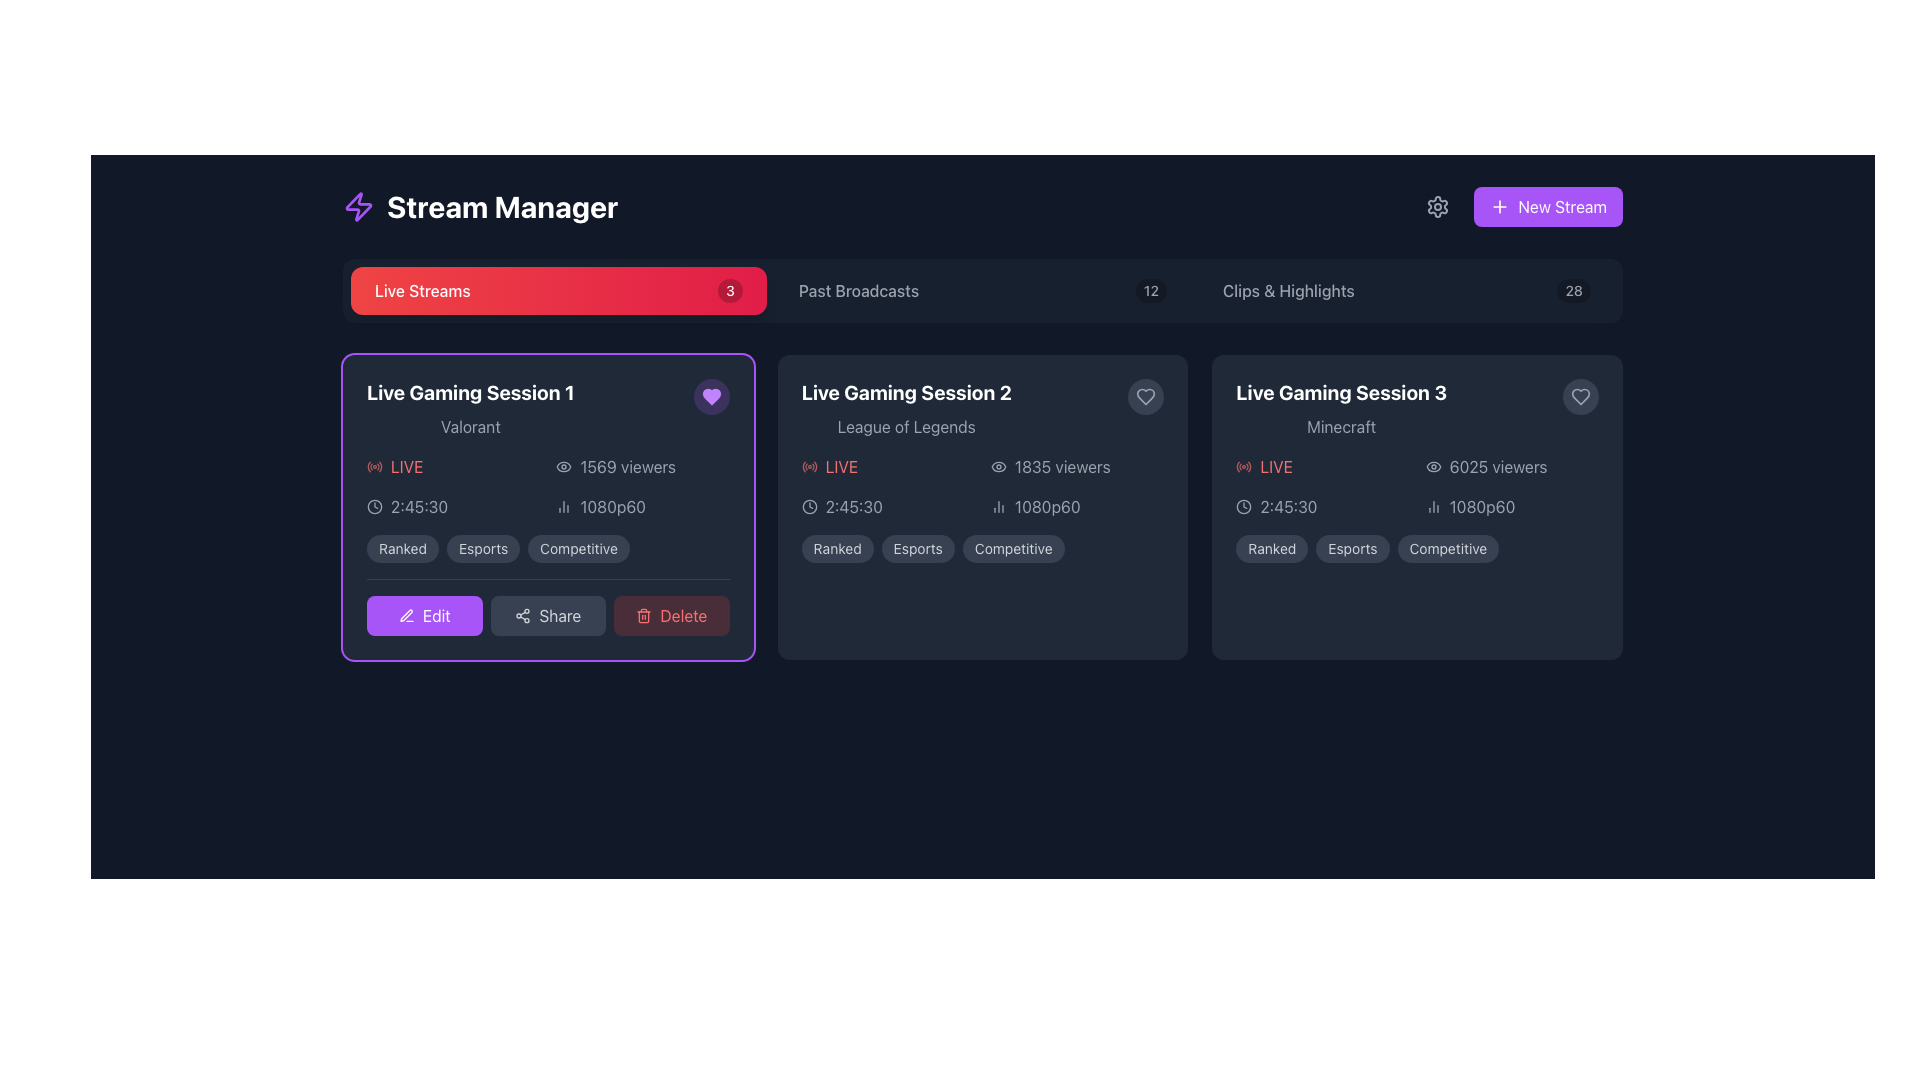 This screenshot has height=1080, width=1920. I want to click on the text label indicating the title of the game being streamed in the 'Live Gaming Session 2' card, so click(905, 426).